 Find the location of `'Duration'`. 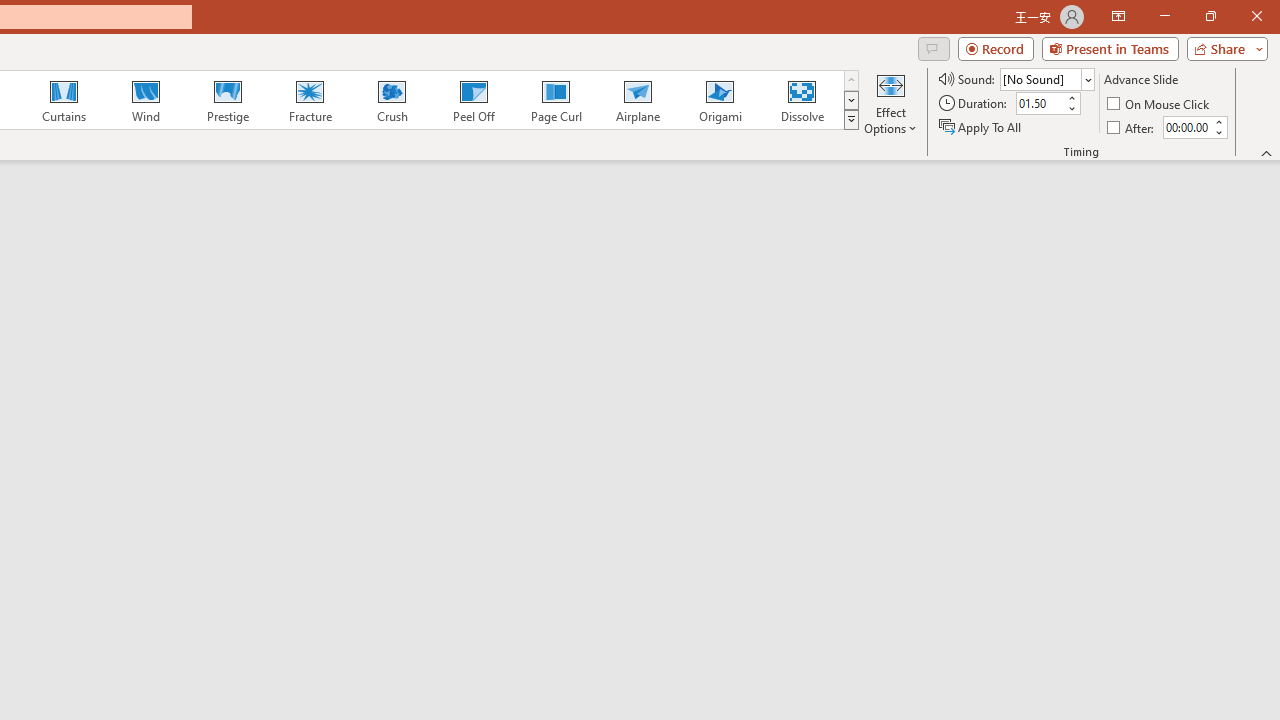

'Duration' is located at coordinates (1040, 103).